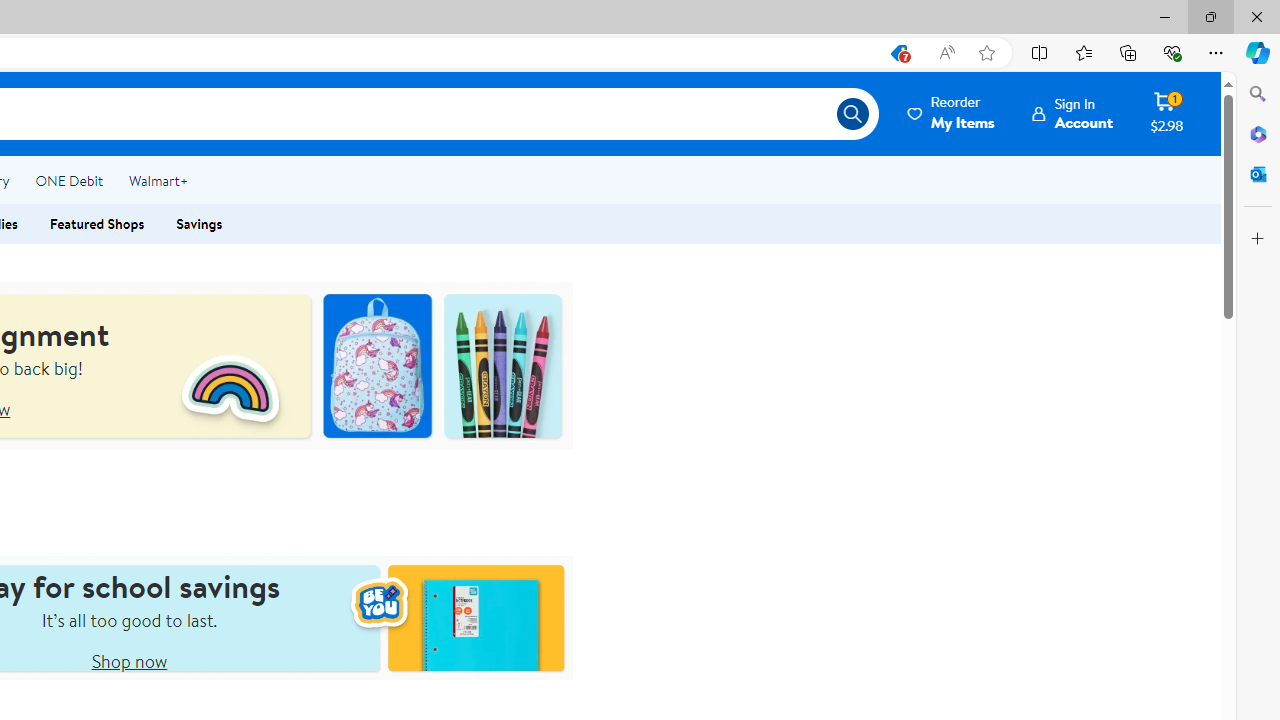 The image size is (1280, 720). What do you see at coordinates (128, 660) in the screenshot?
I see `'Shop now'` at bounding box center [128, 660].